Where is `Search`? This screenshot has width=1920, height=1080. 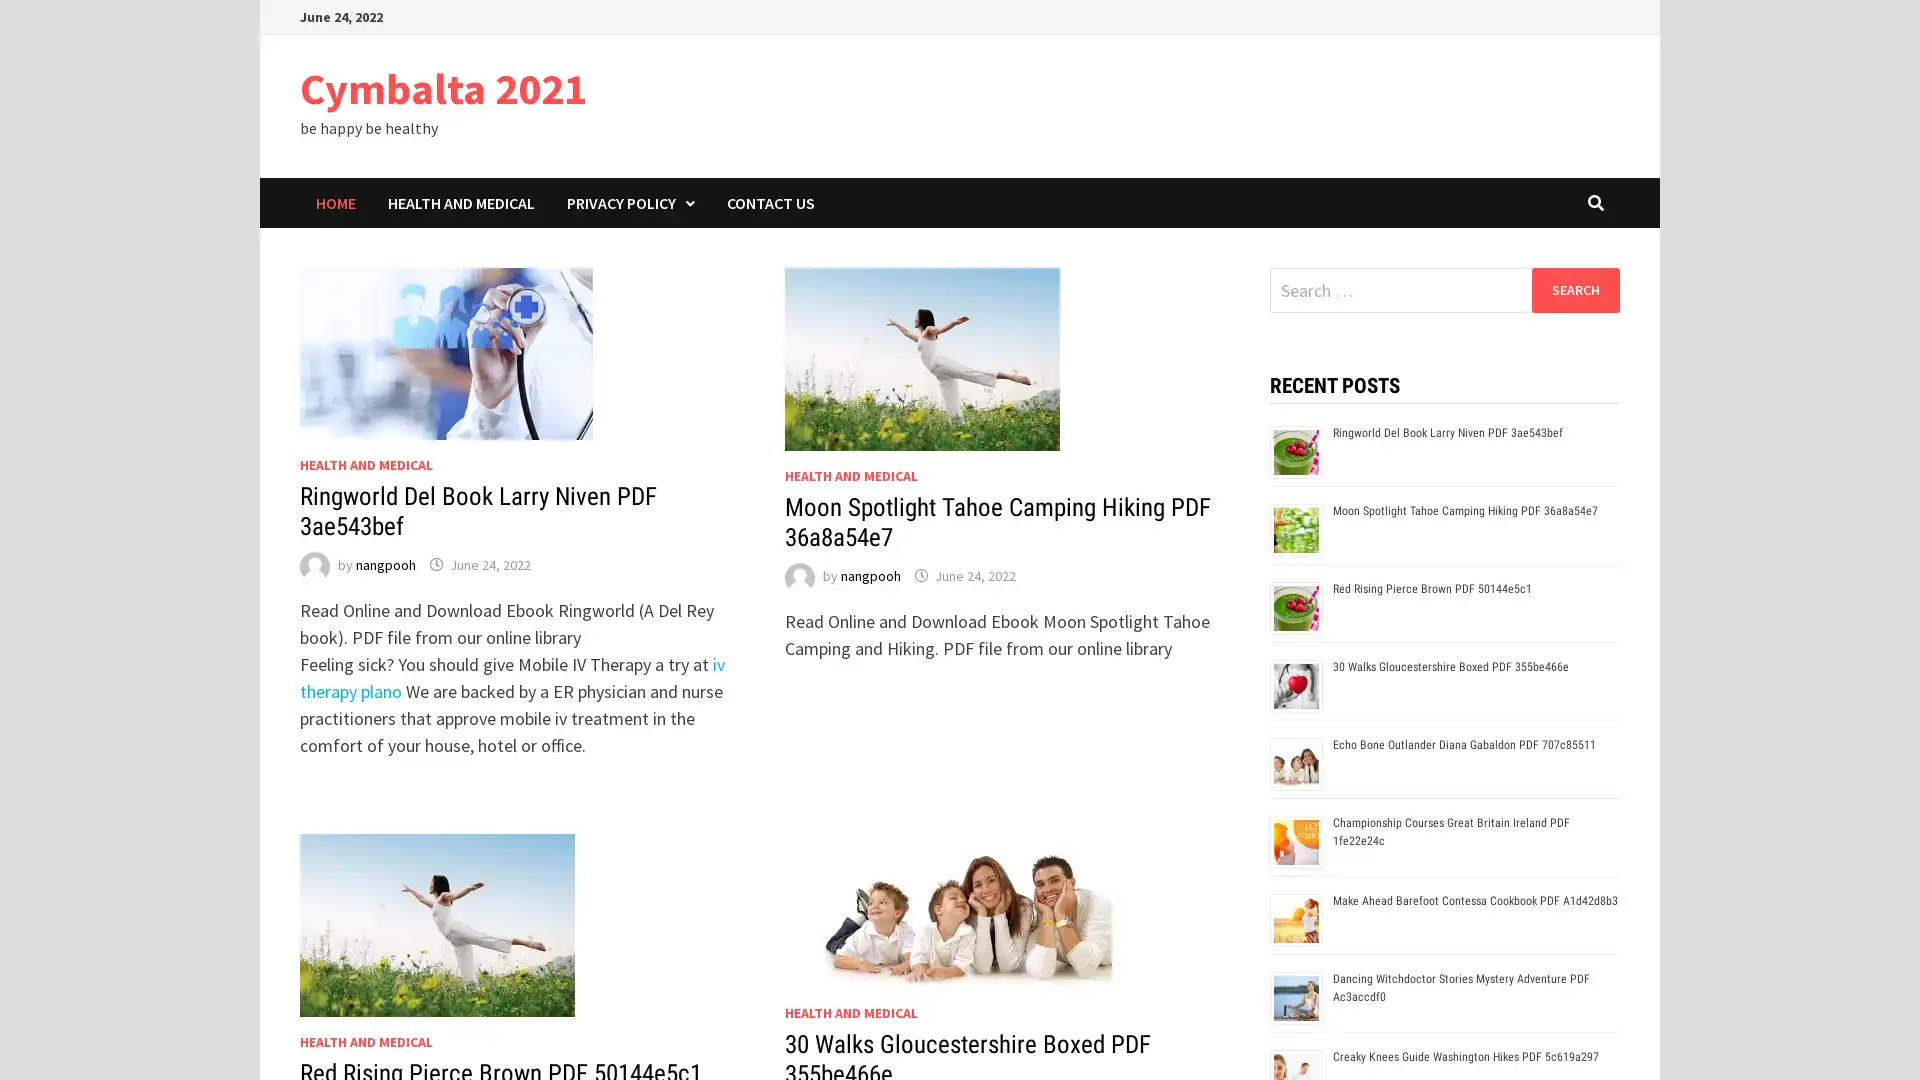 Search is located at coordinates (1574, 289).